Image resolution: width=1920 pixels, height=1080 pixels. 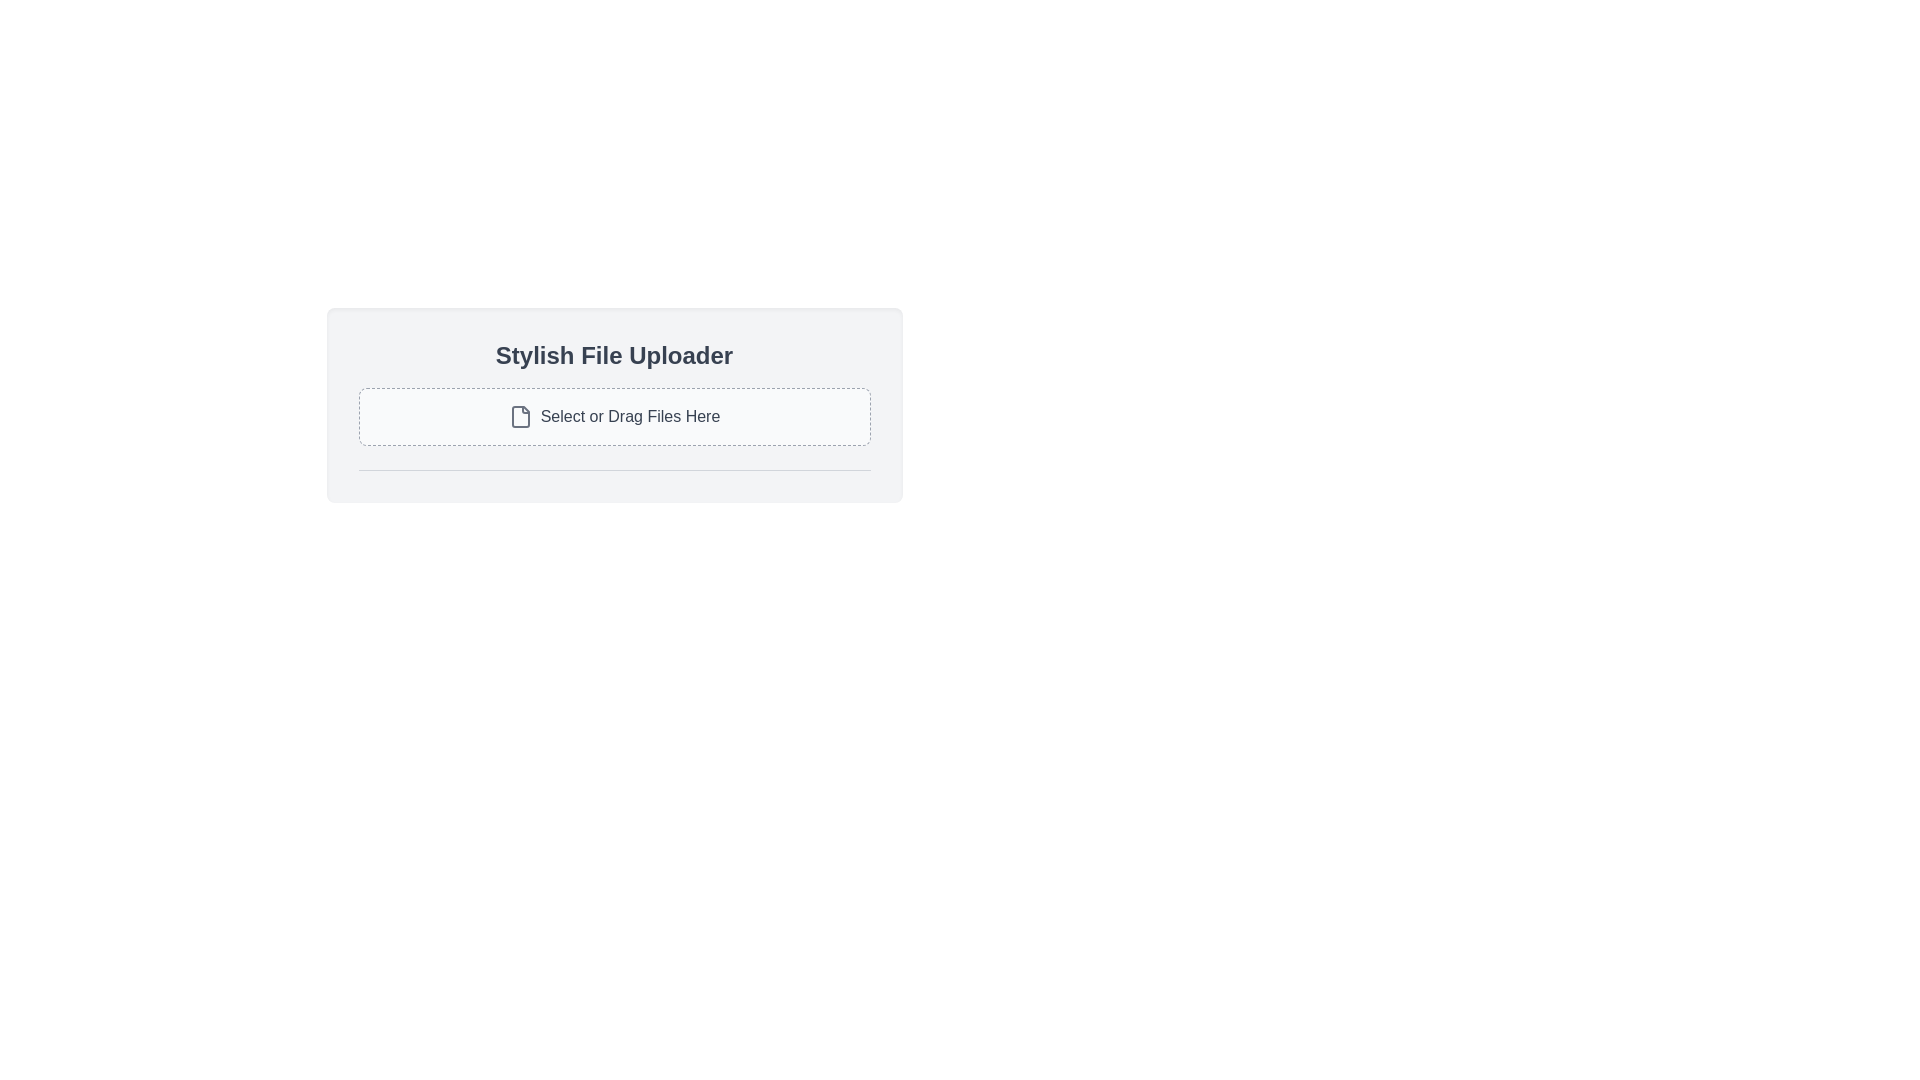 I want to click on the file icon, which is a small gray icon resembling a file located to the left of the text in the 'Select or Drag Files Here' section, so click(x=520, y=415).